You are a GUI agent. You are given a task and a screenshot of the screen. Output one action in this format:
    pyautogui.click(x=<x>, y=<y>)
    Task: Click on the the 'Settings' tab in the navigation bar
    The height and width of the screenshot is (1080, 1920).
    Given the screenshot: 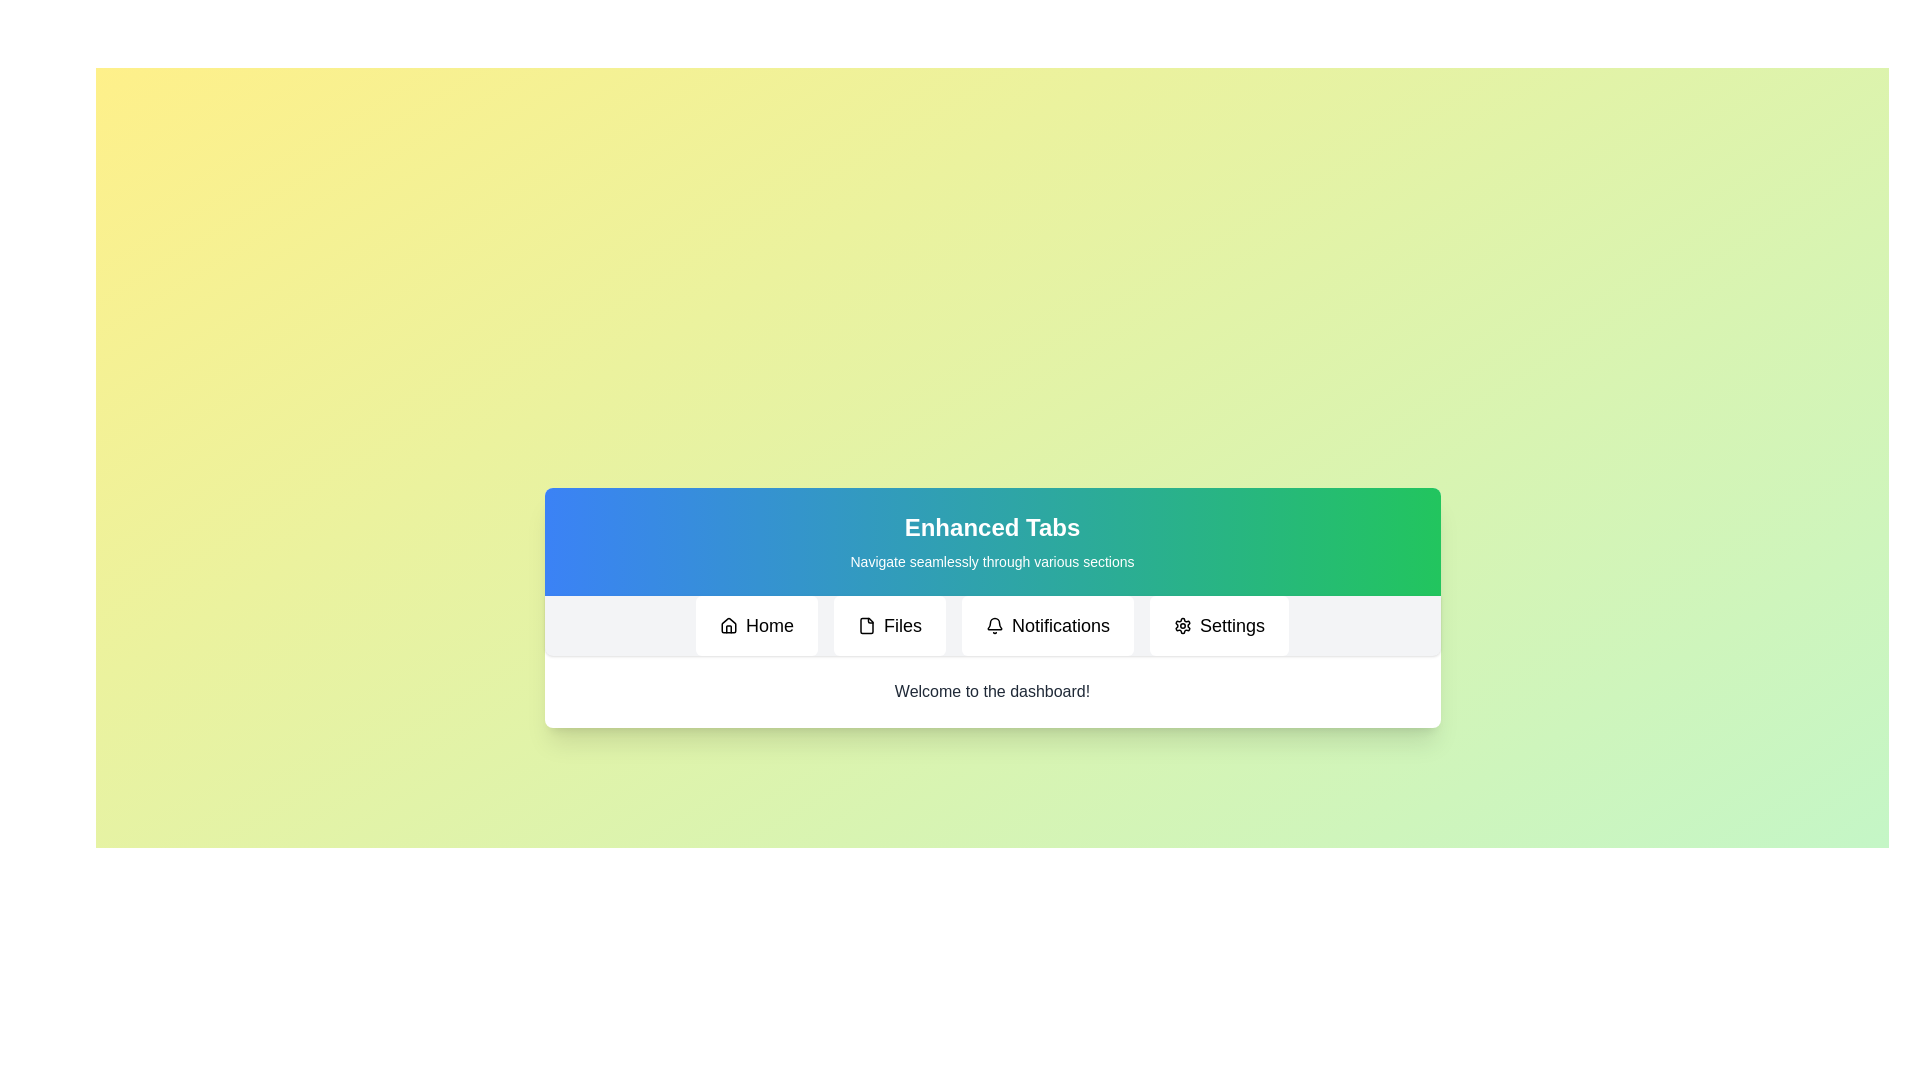 What is the action you would take?
    pyautogui.click(x=1218, y=624)
    